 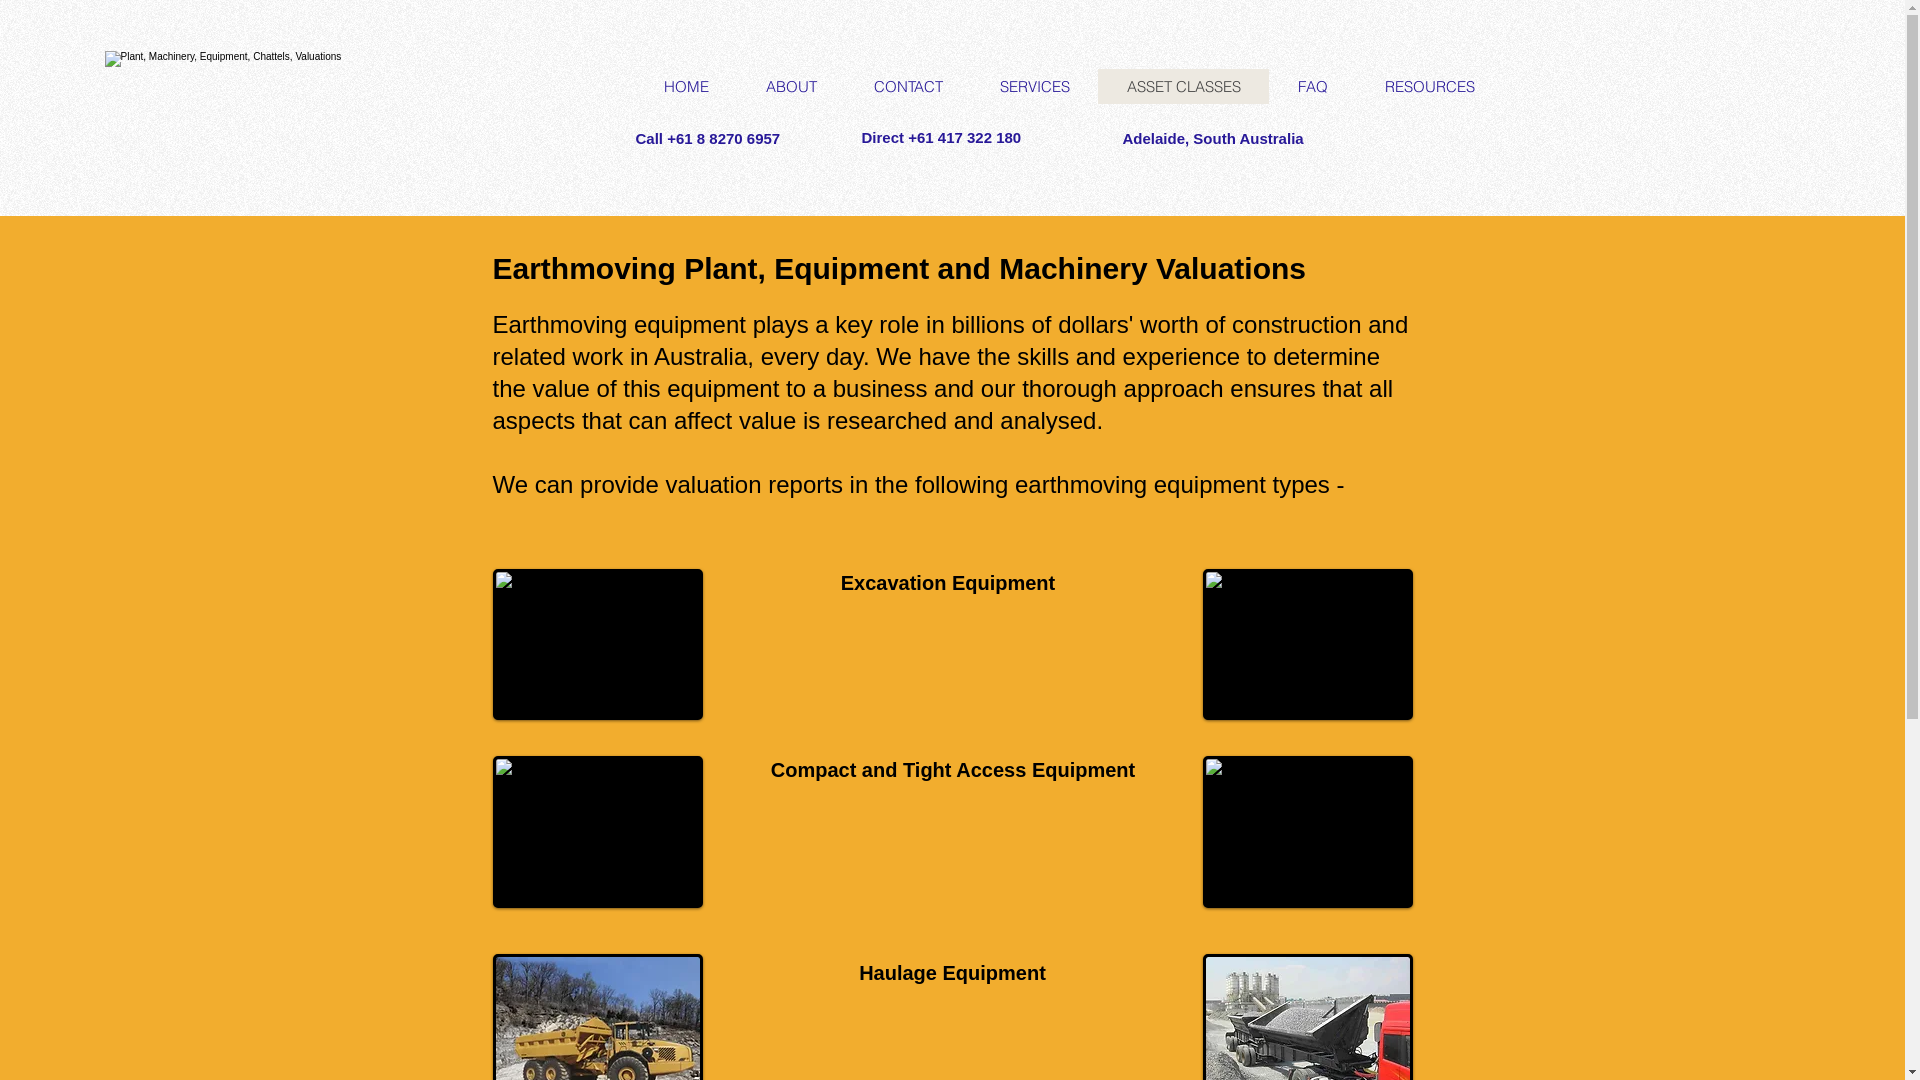 I want to click on 'ASSET CLASSES', so click(x=1097, y=85).